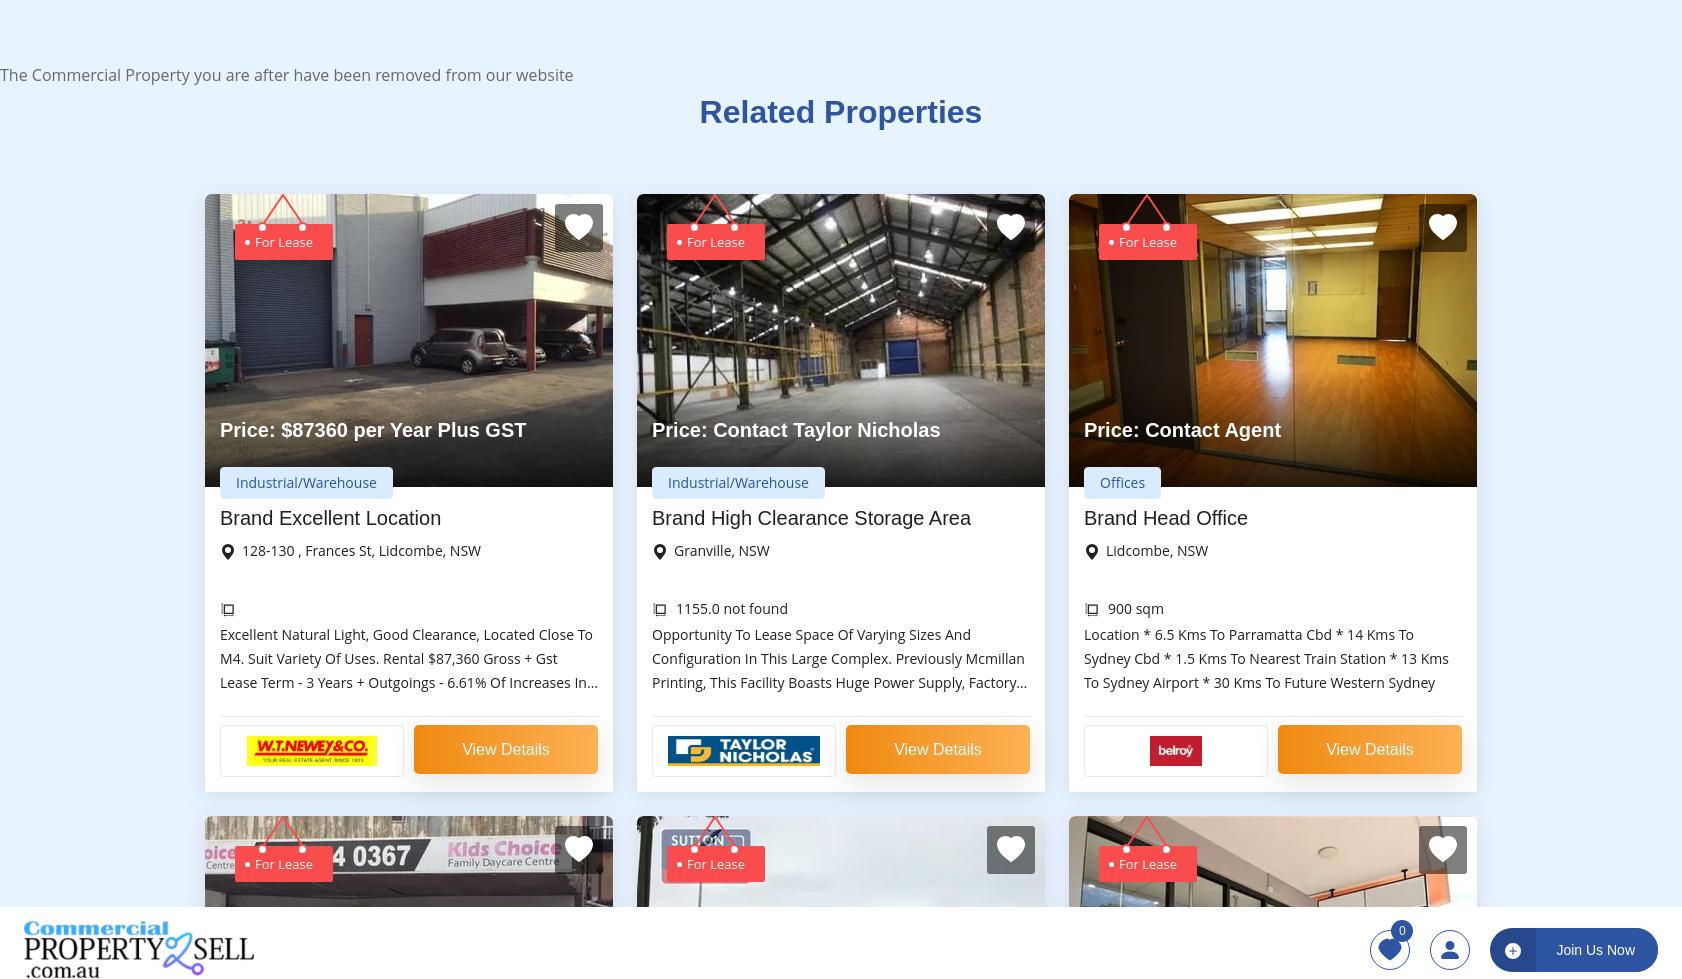  What do you see at coordinates (774, 265) in the screenshot?
I see `'1 , Deniehy Street, CLYDE, NSW'` at bounding box center [774, 265].